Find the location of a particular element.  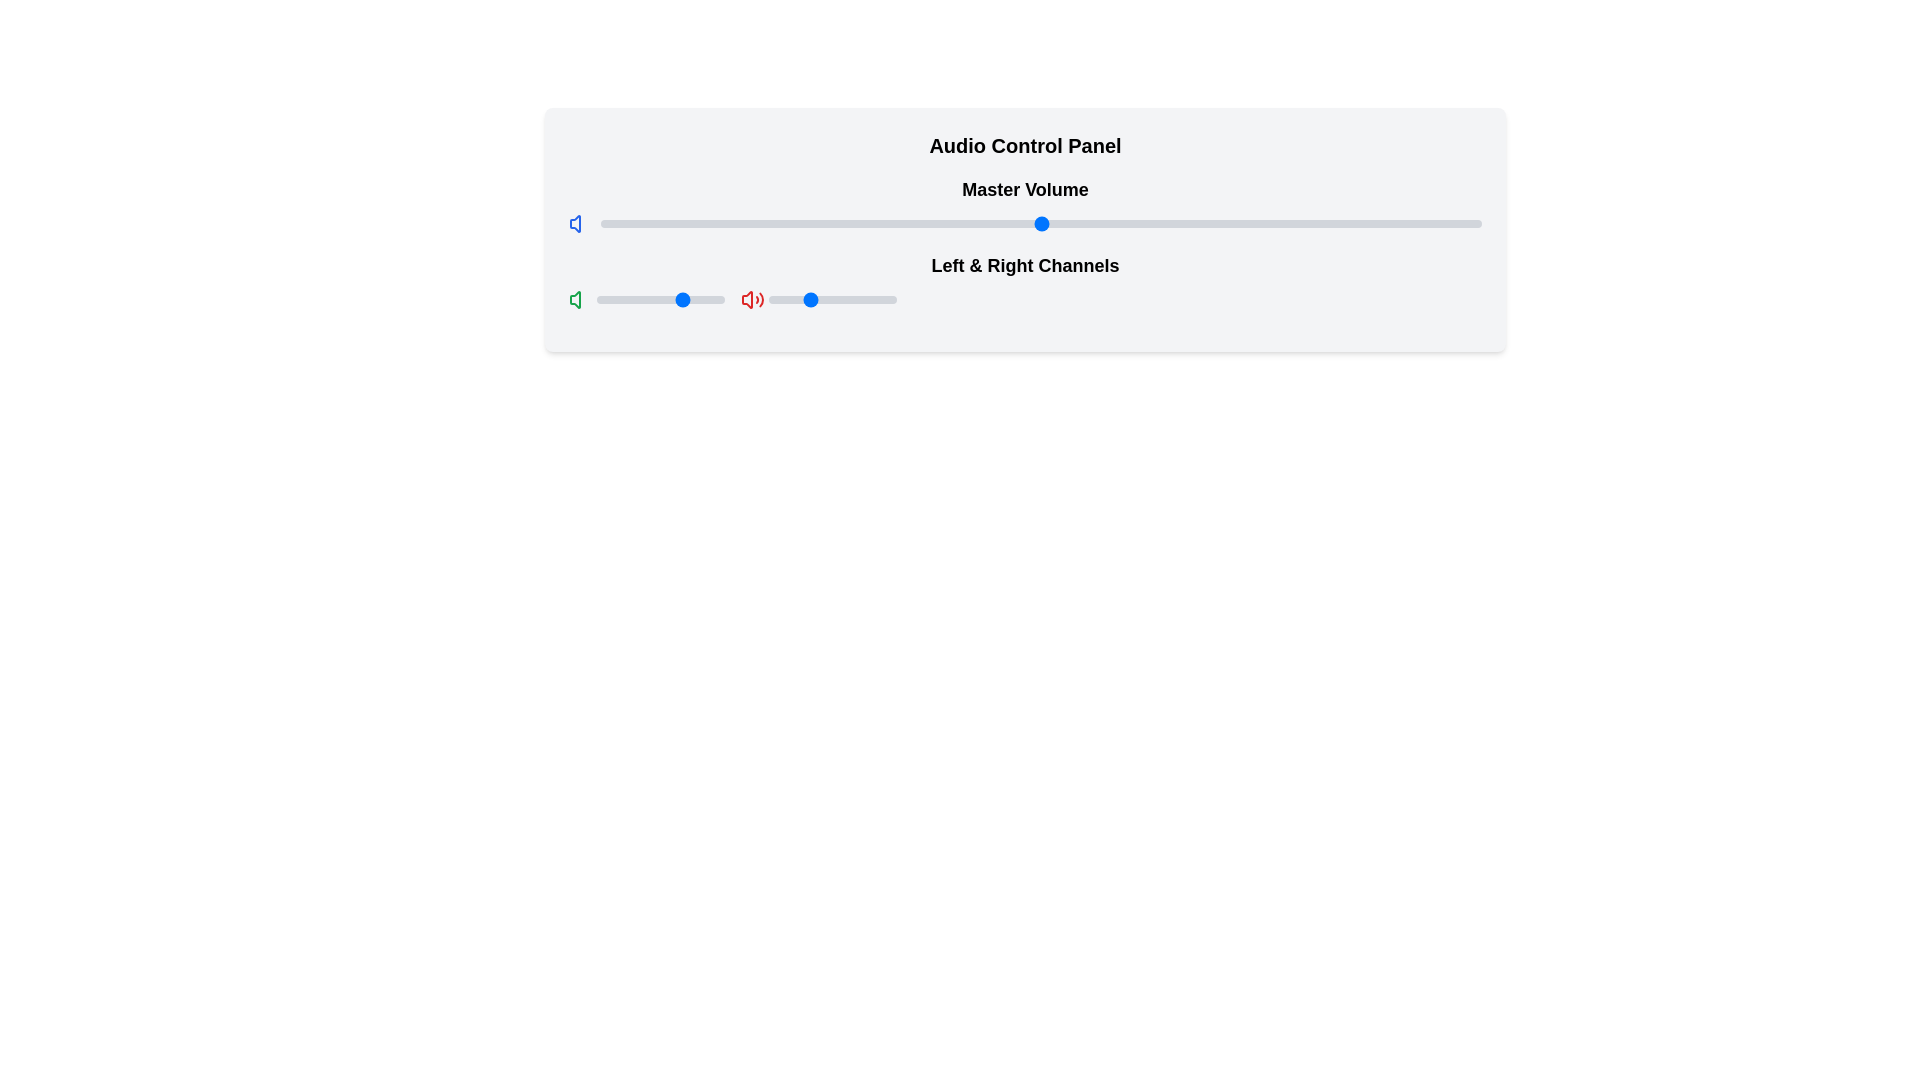

the left-right channel balance is located at coordinates (612, 300).